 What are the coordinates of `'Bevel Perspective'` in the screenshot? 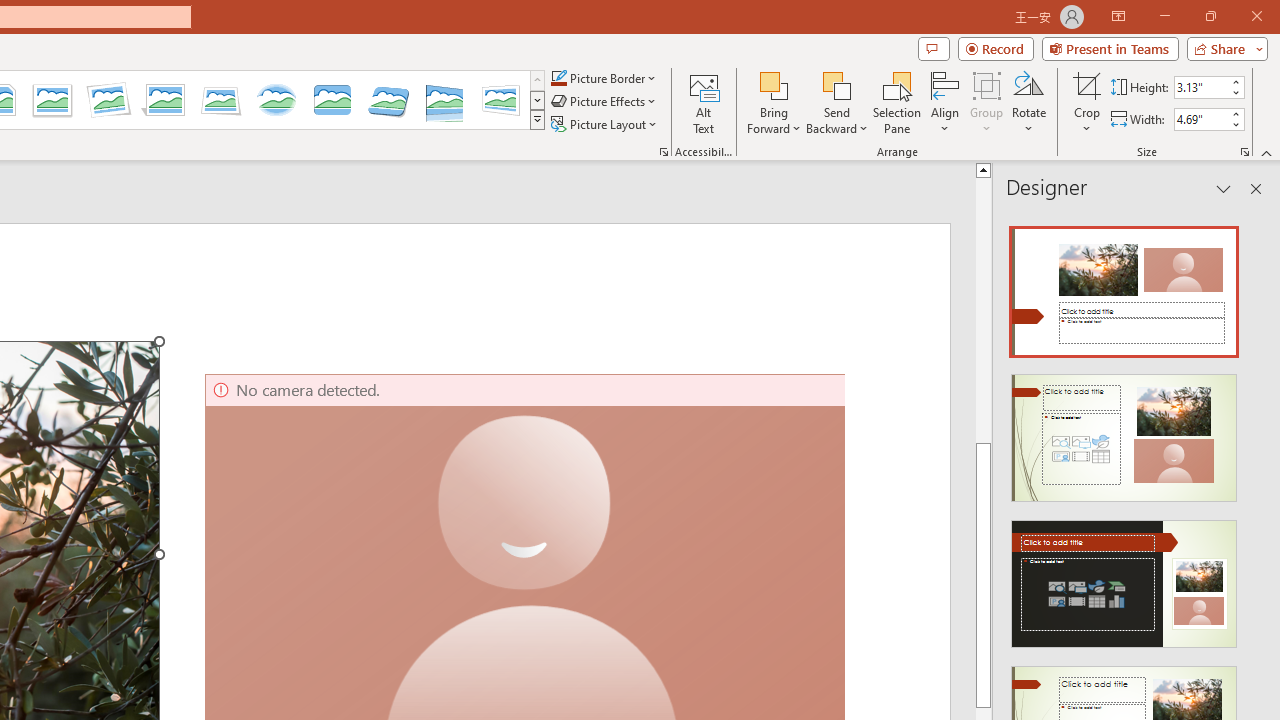 It's located at (389, 100).